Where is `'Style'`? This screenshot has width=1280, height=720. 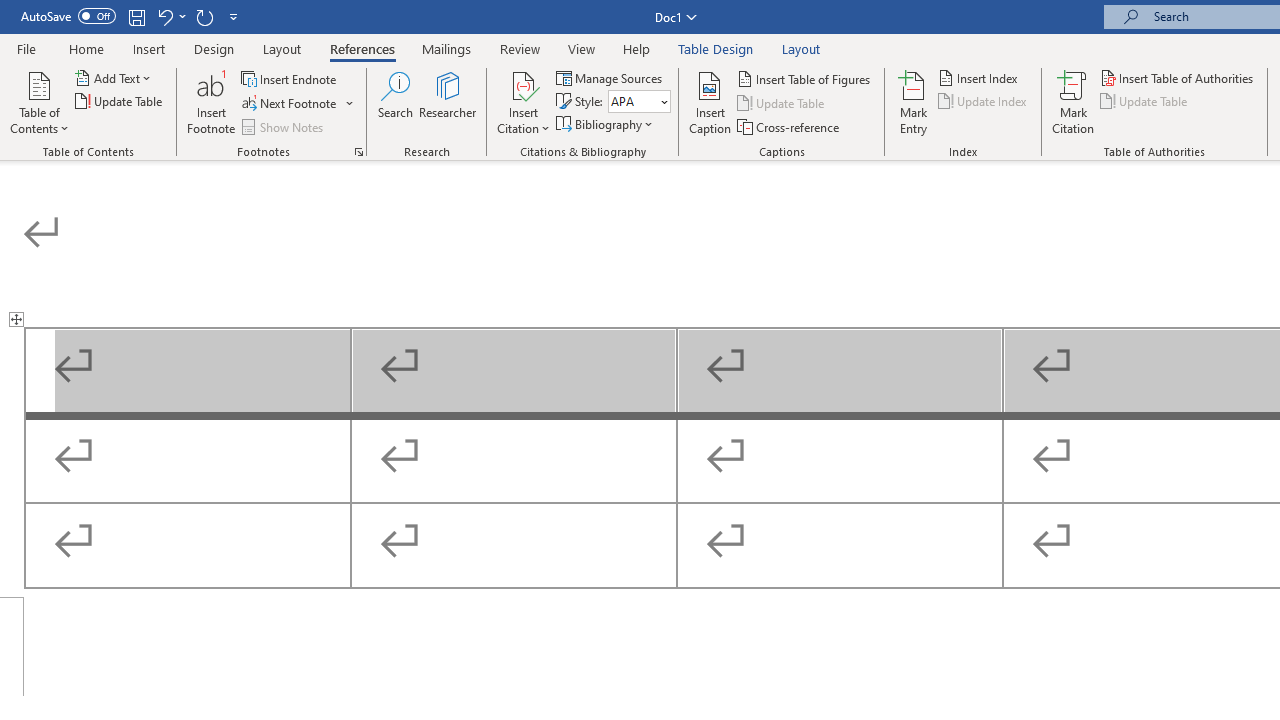 'Style' is located at coordinates (638, 101).